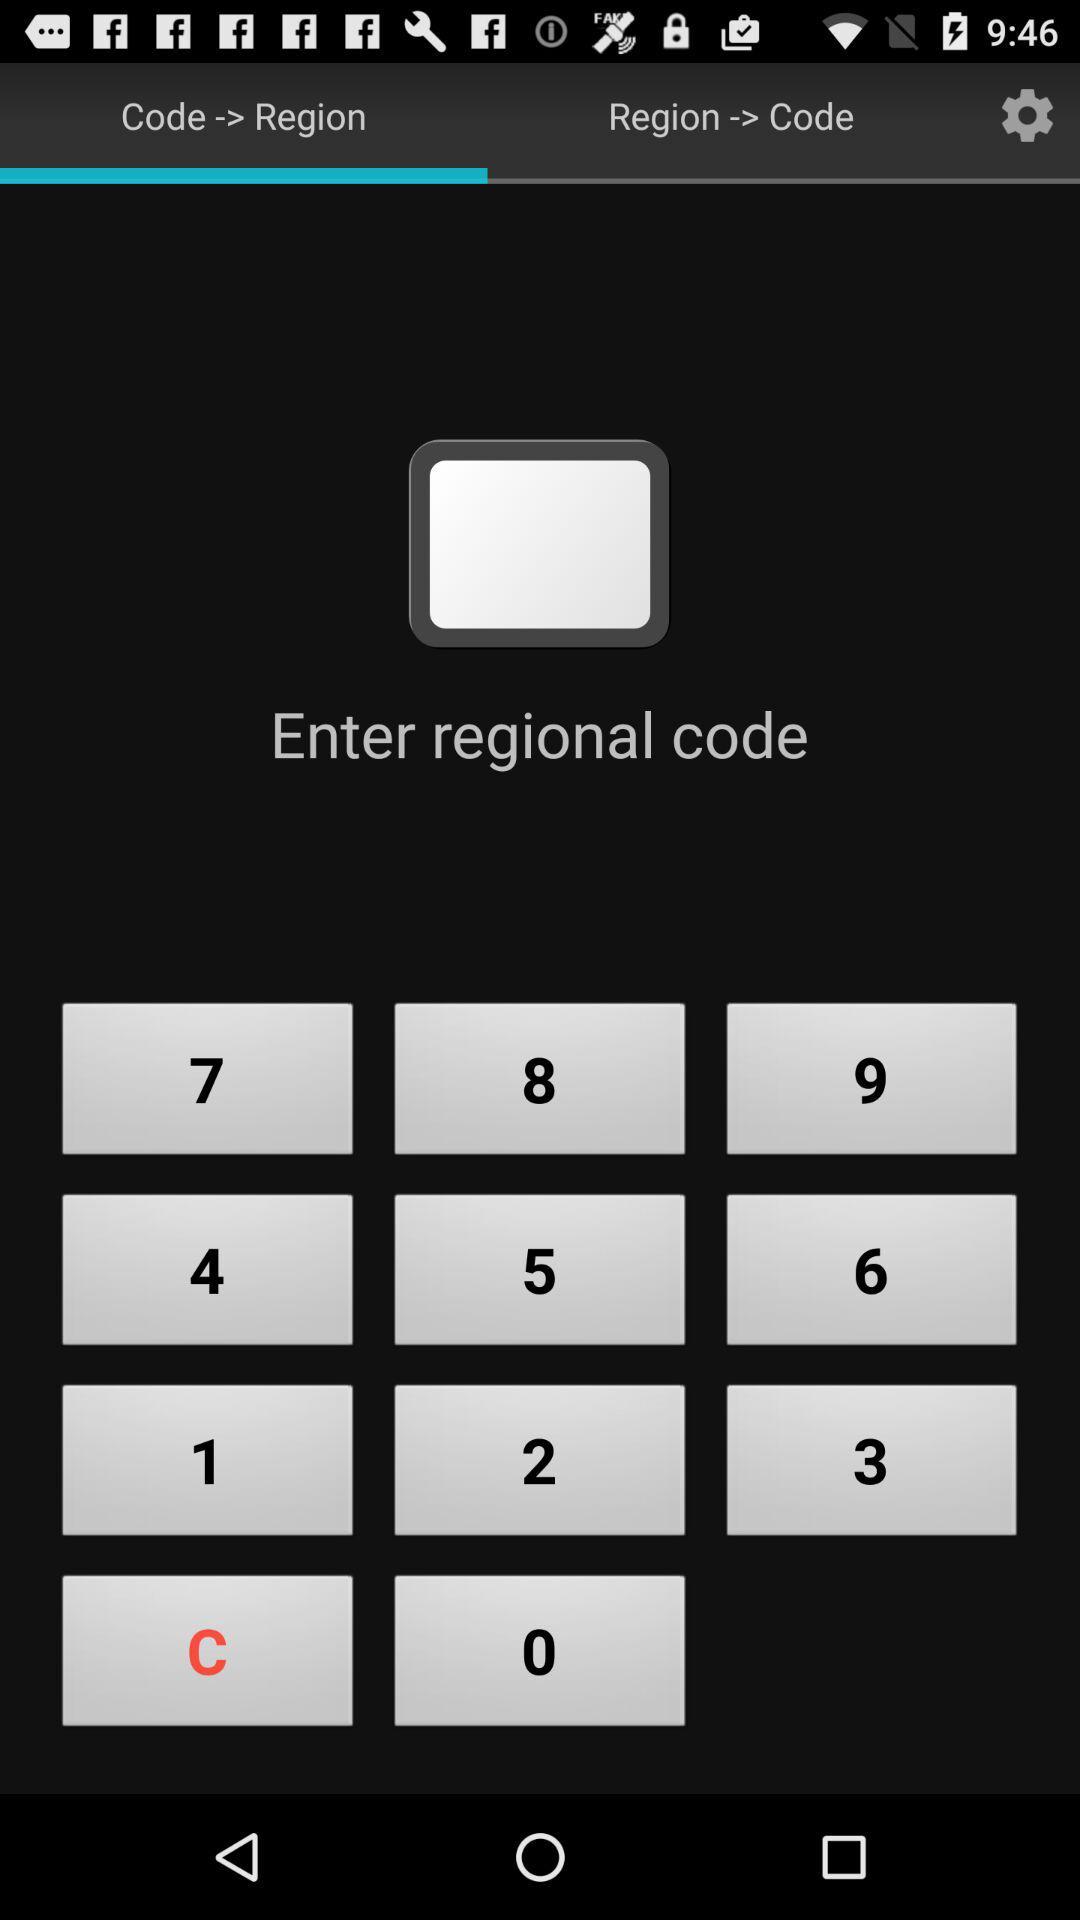  I want to click on the settings icon, so click(1027, 122).